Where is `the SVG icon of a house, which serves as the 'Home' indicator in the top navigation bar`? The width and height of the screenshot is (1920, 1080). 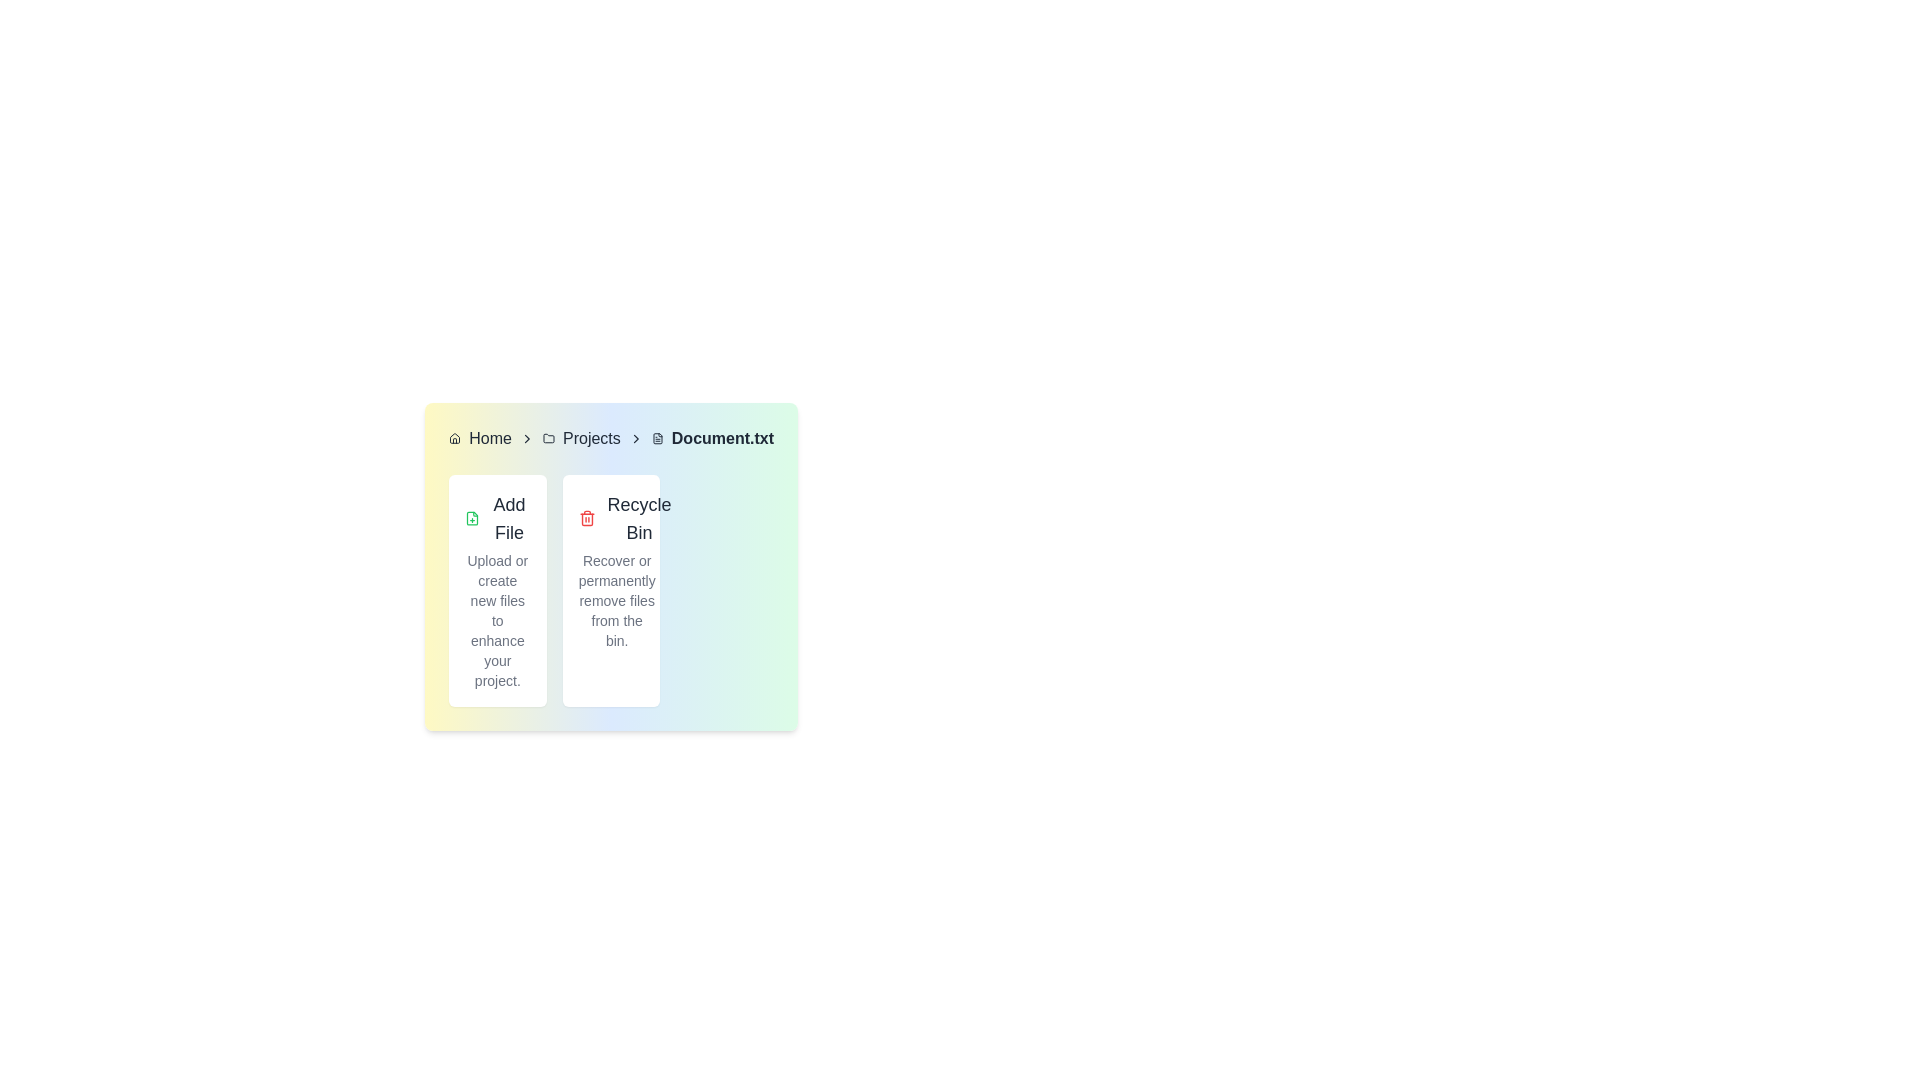
the SVG icon of a house, which serves as the 'Home' indicator in the top navigation bar is located at coordinates (454, 437).